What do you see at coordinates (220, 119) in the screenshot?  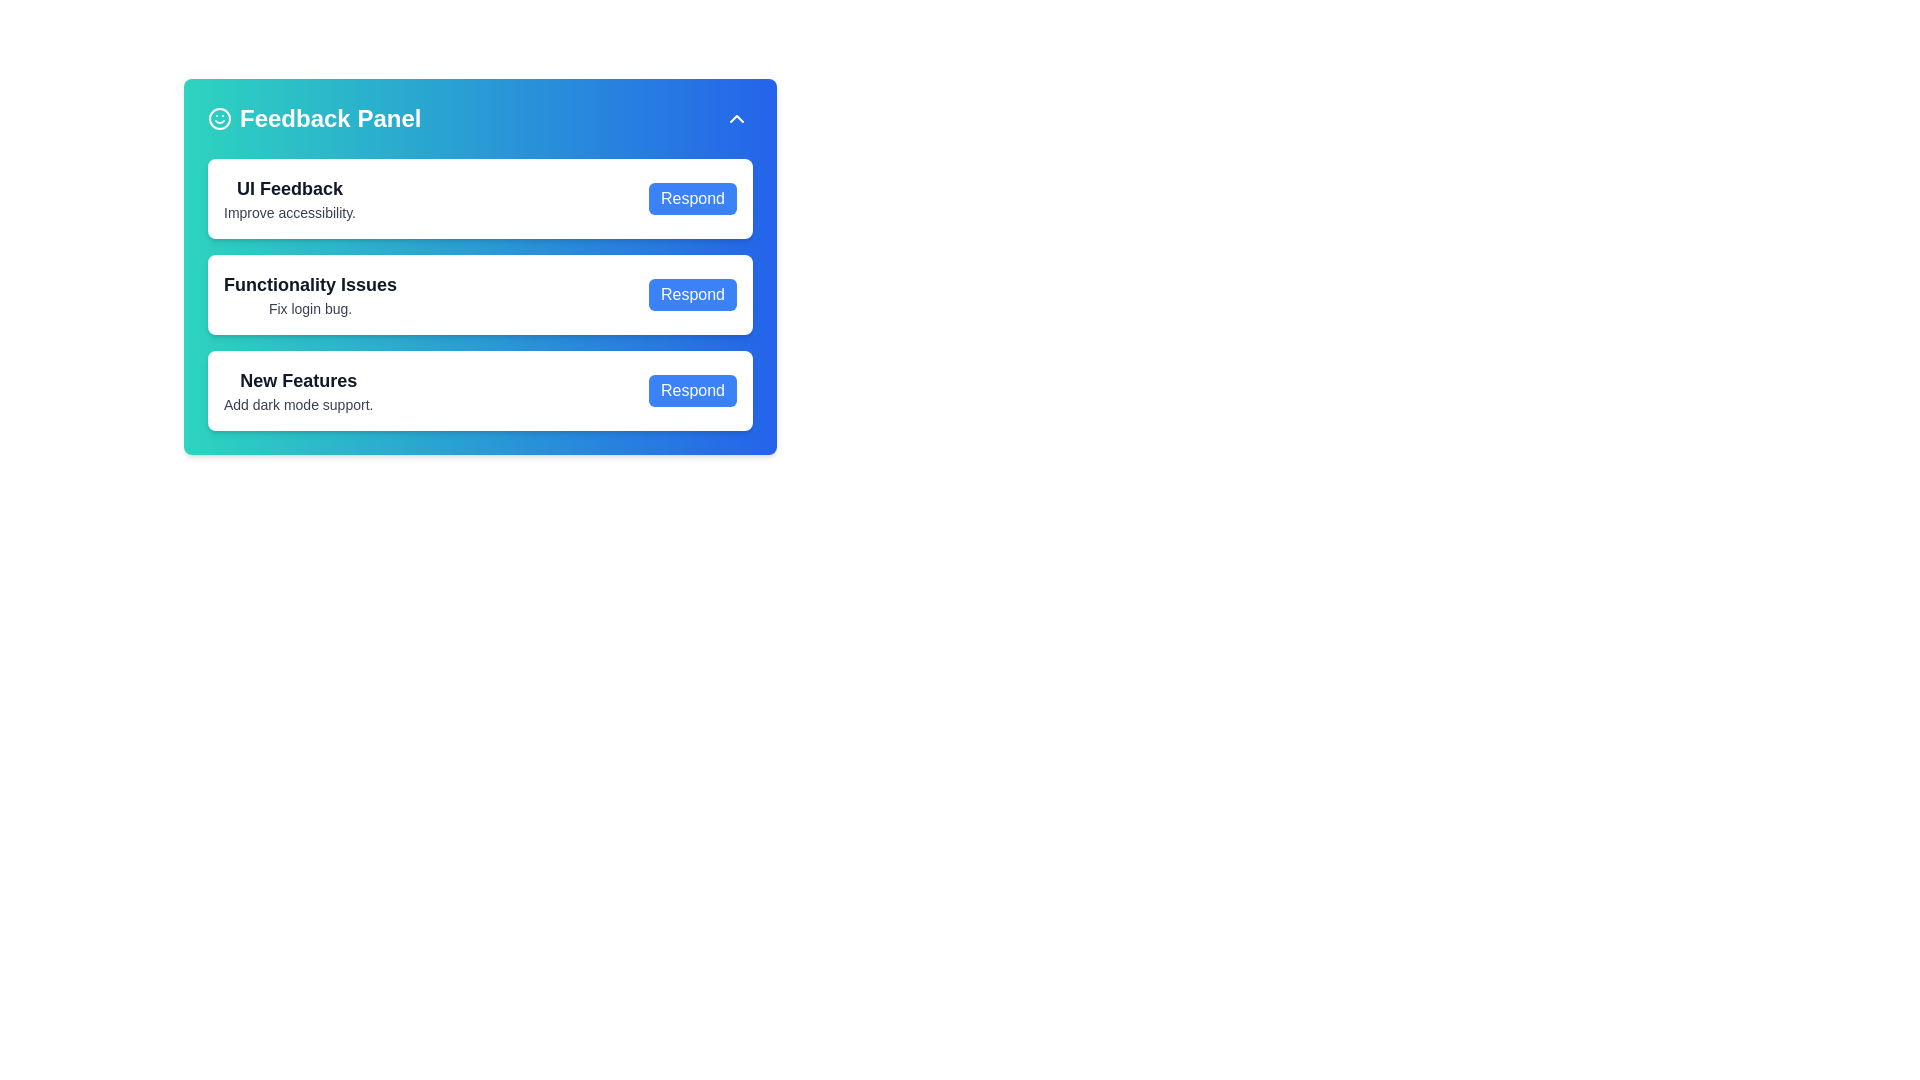 I see `the illustrative icon located in the 'Feedback Panel' header, which represents positivity or feedback and is positioned to the left of the text 'Feedback Panel'` at bounding box center [220, 119].